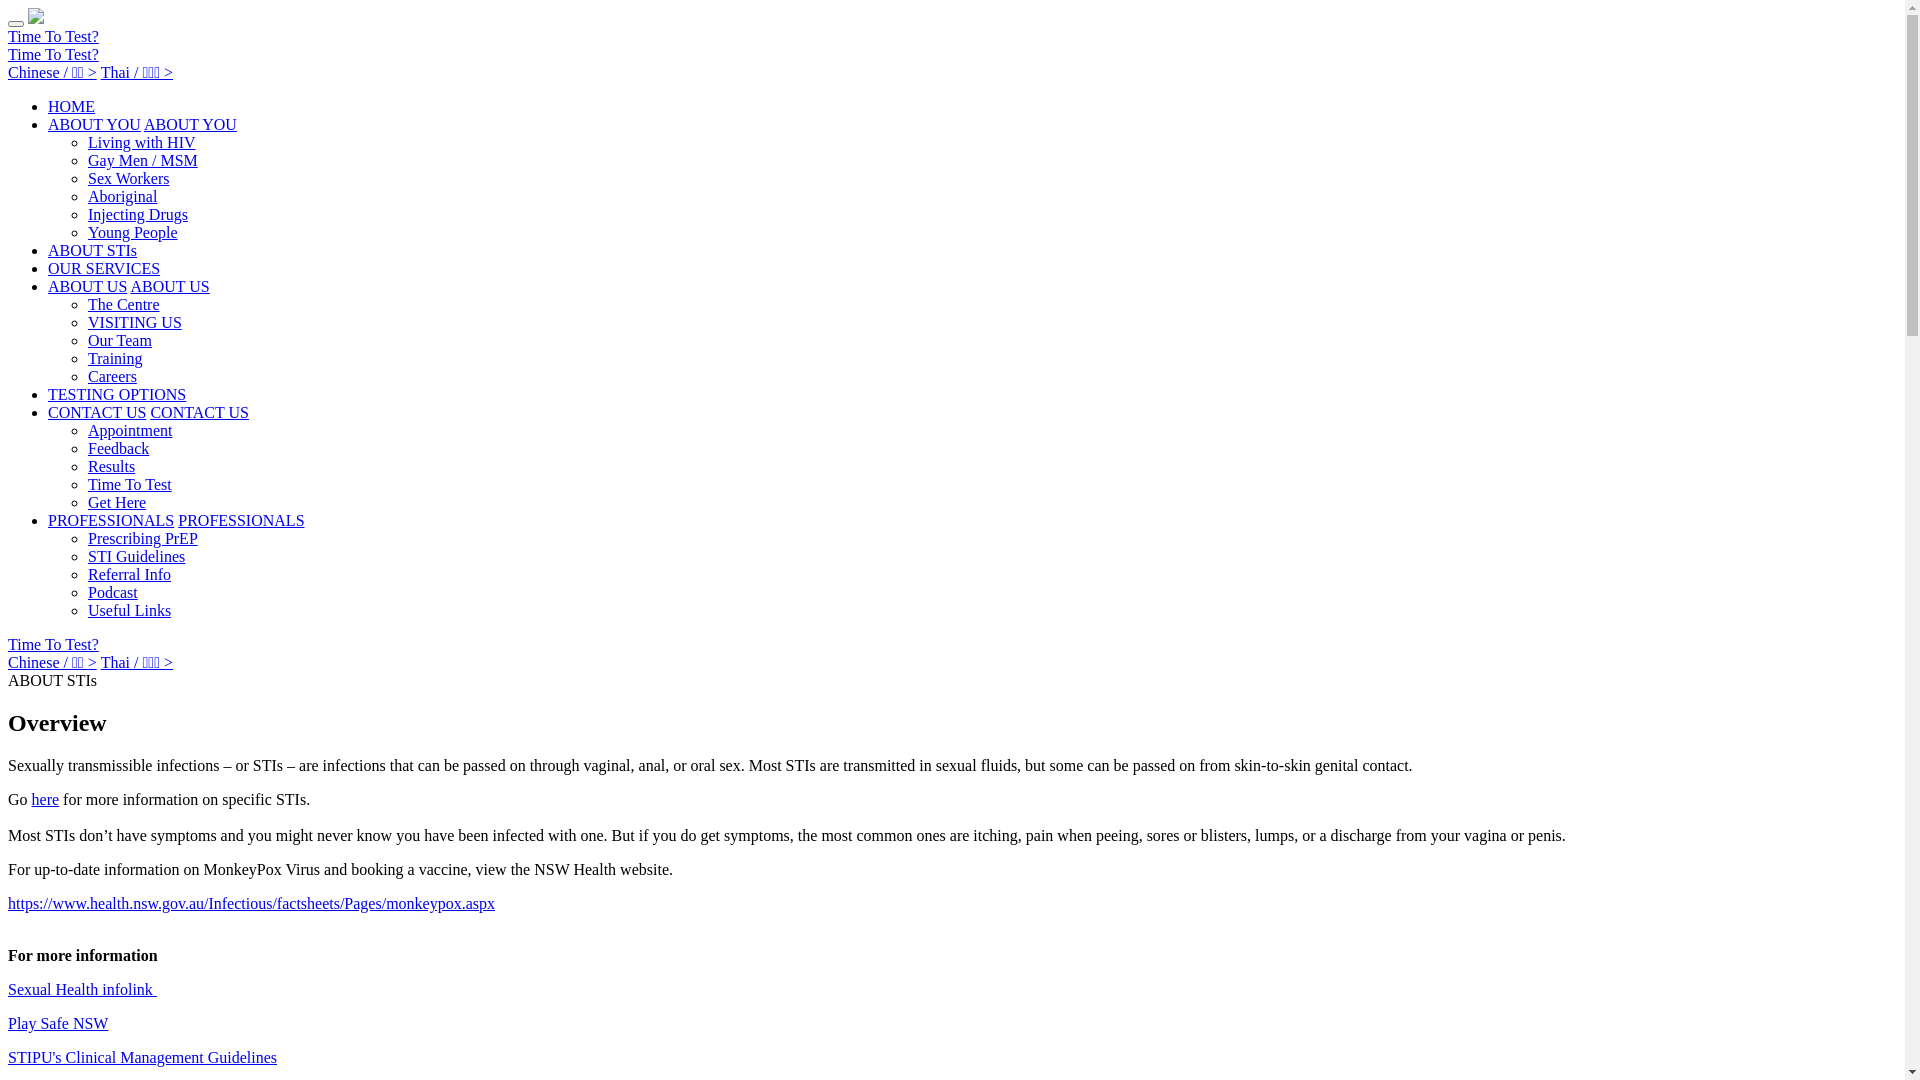 This screenshot has height=1080, width=1920. I want to click on 'CONTACT US', so click(95, 411).